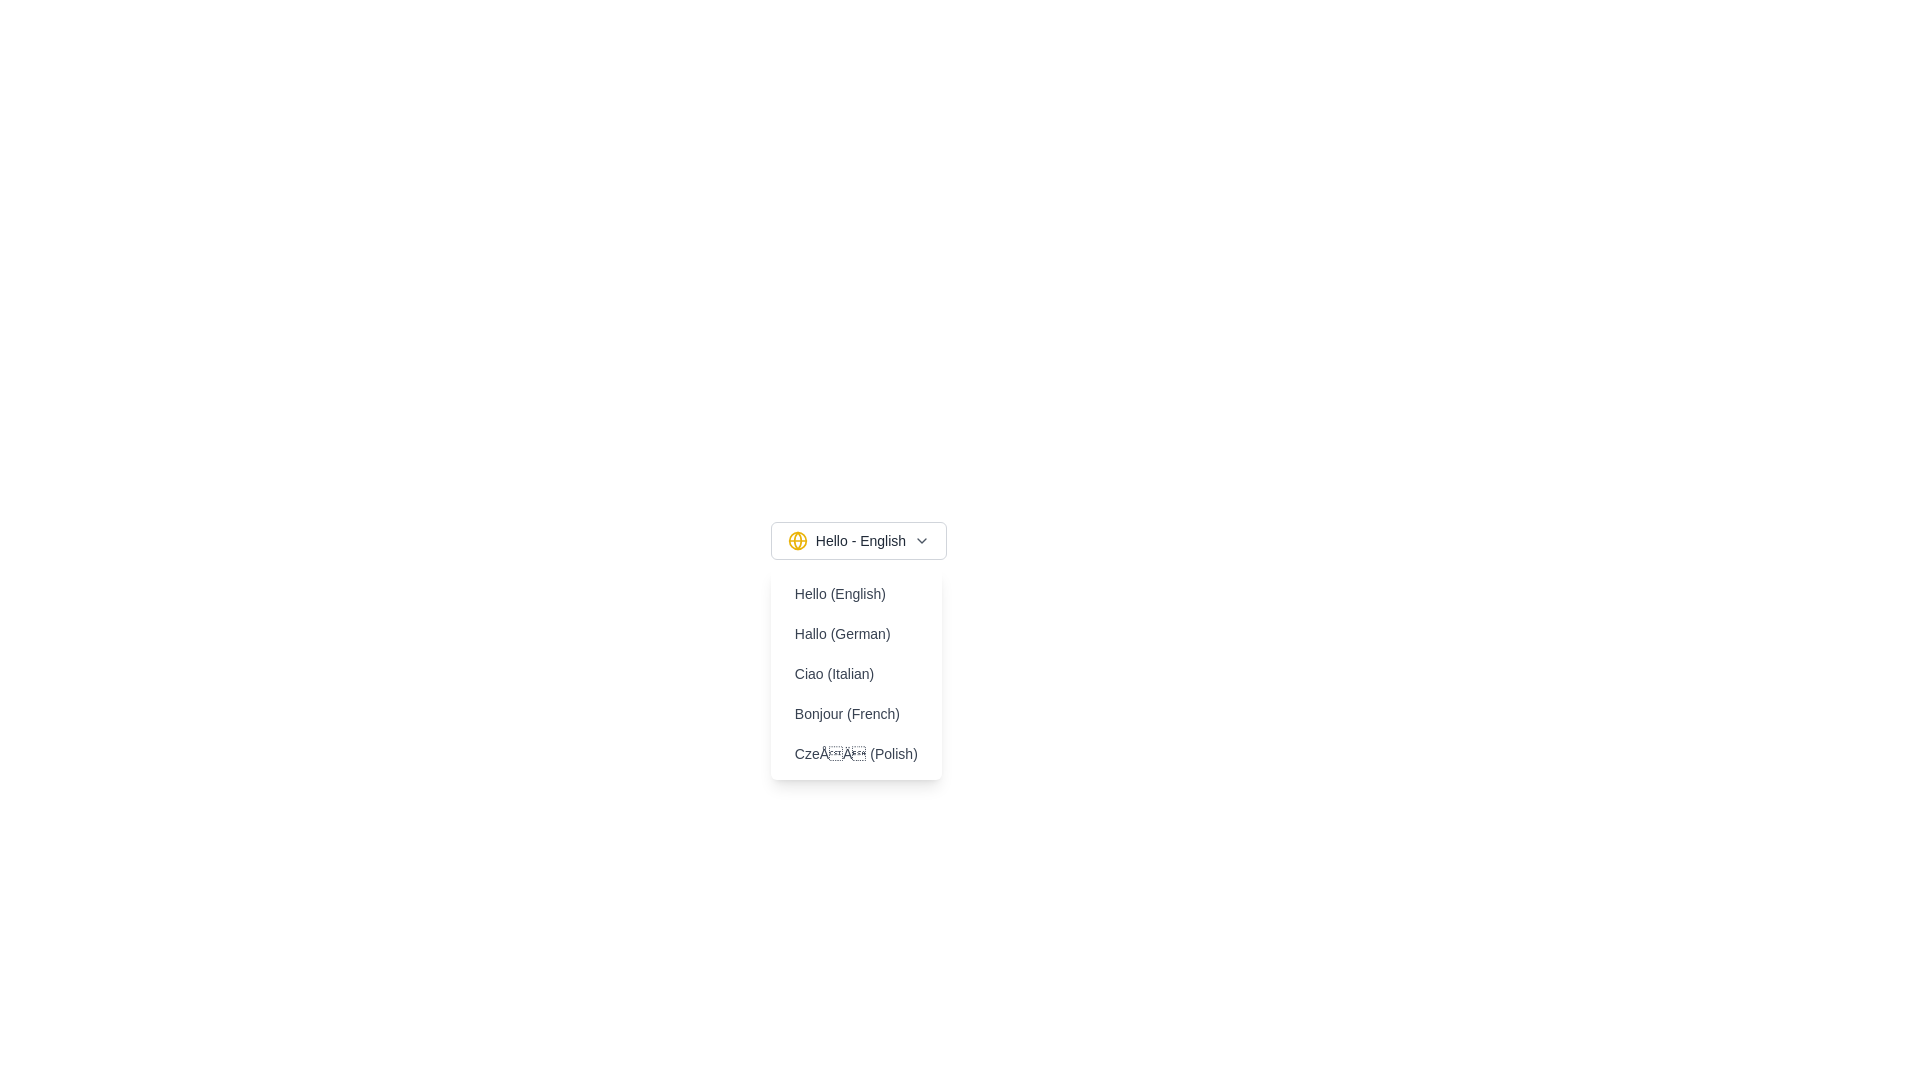 Image resolution: width=1920 pixels, height=1080 pixels. Describe the element at coordinates (855, 674) in the screenshot. I see `the 'Ciao' text label representing the Italian language option in the dropdown menu` at that location.